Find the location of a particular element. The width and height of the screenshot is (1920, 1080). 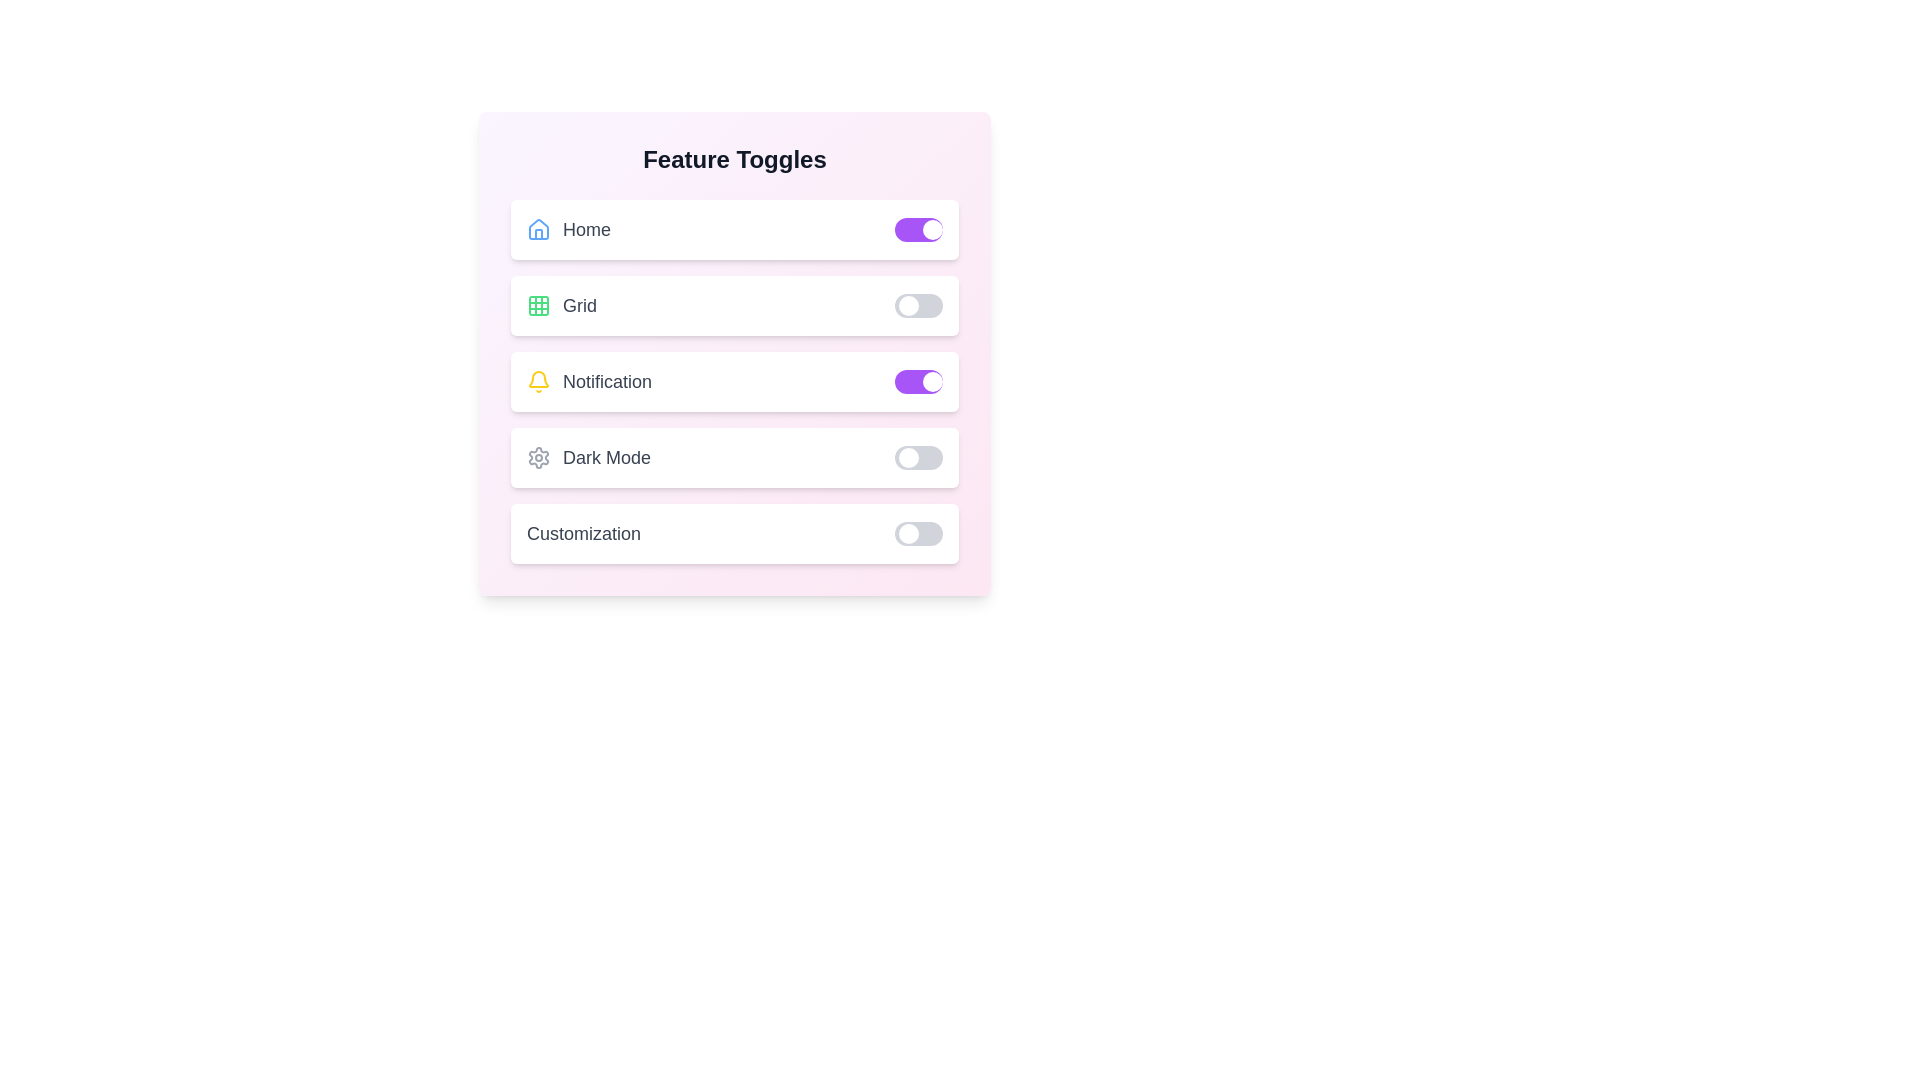

the bold header text 'Feature Toggles' displayed at the top of the panel with a gradient pink background is located at coordinates (733, 158).